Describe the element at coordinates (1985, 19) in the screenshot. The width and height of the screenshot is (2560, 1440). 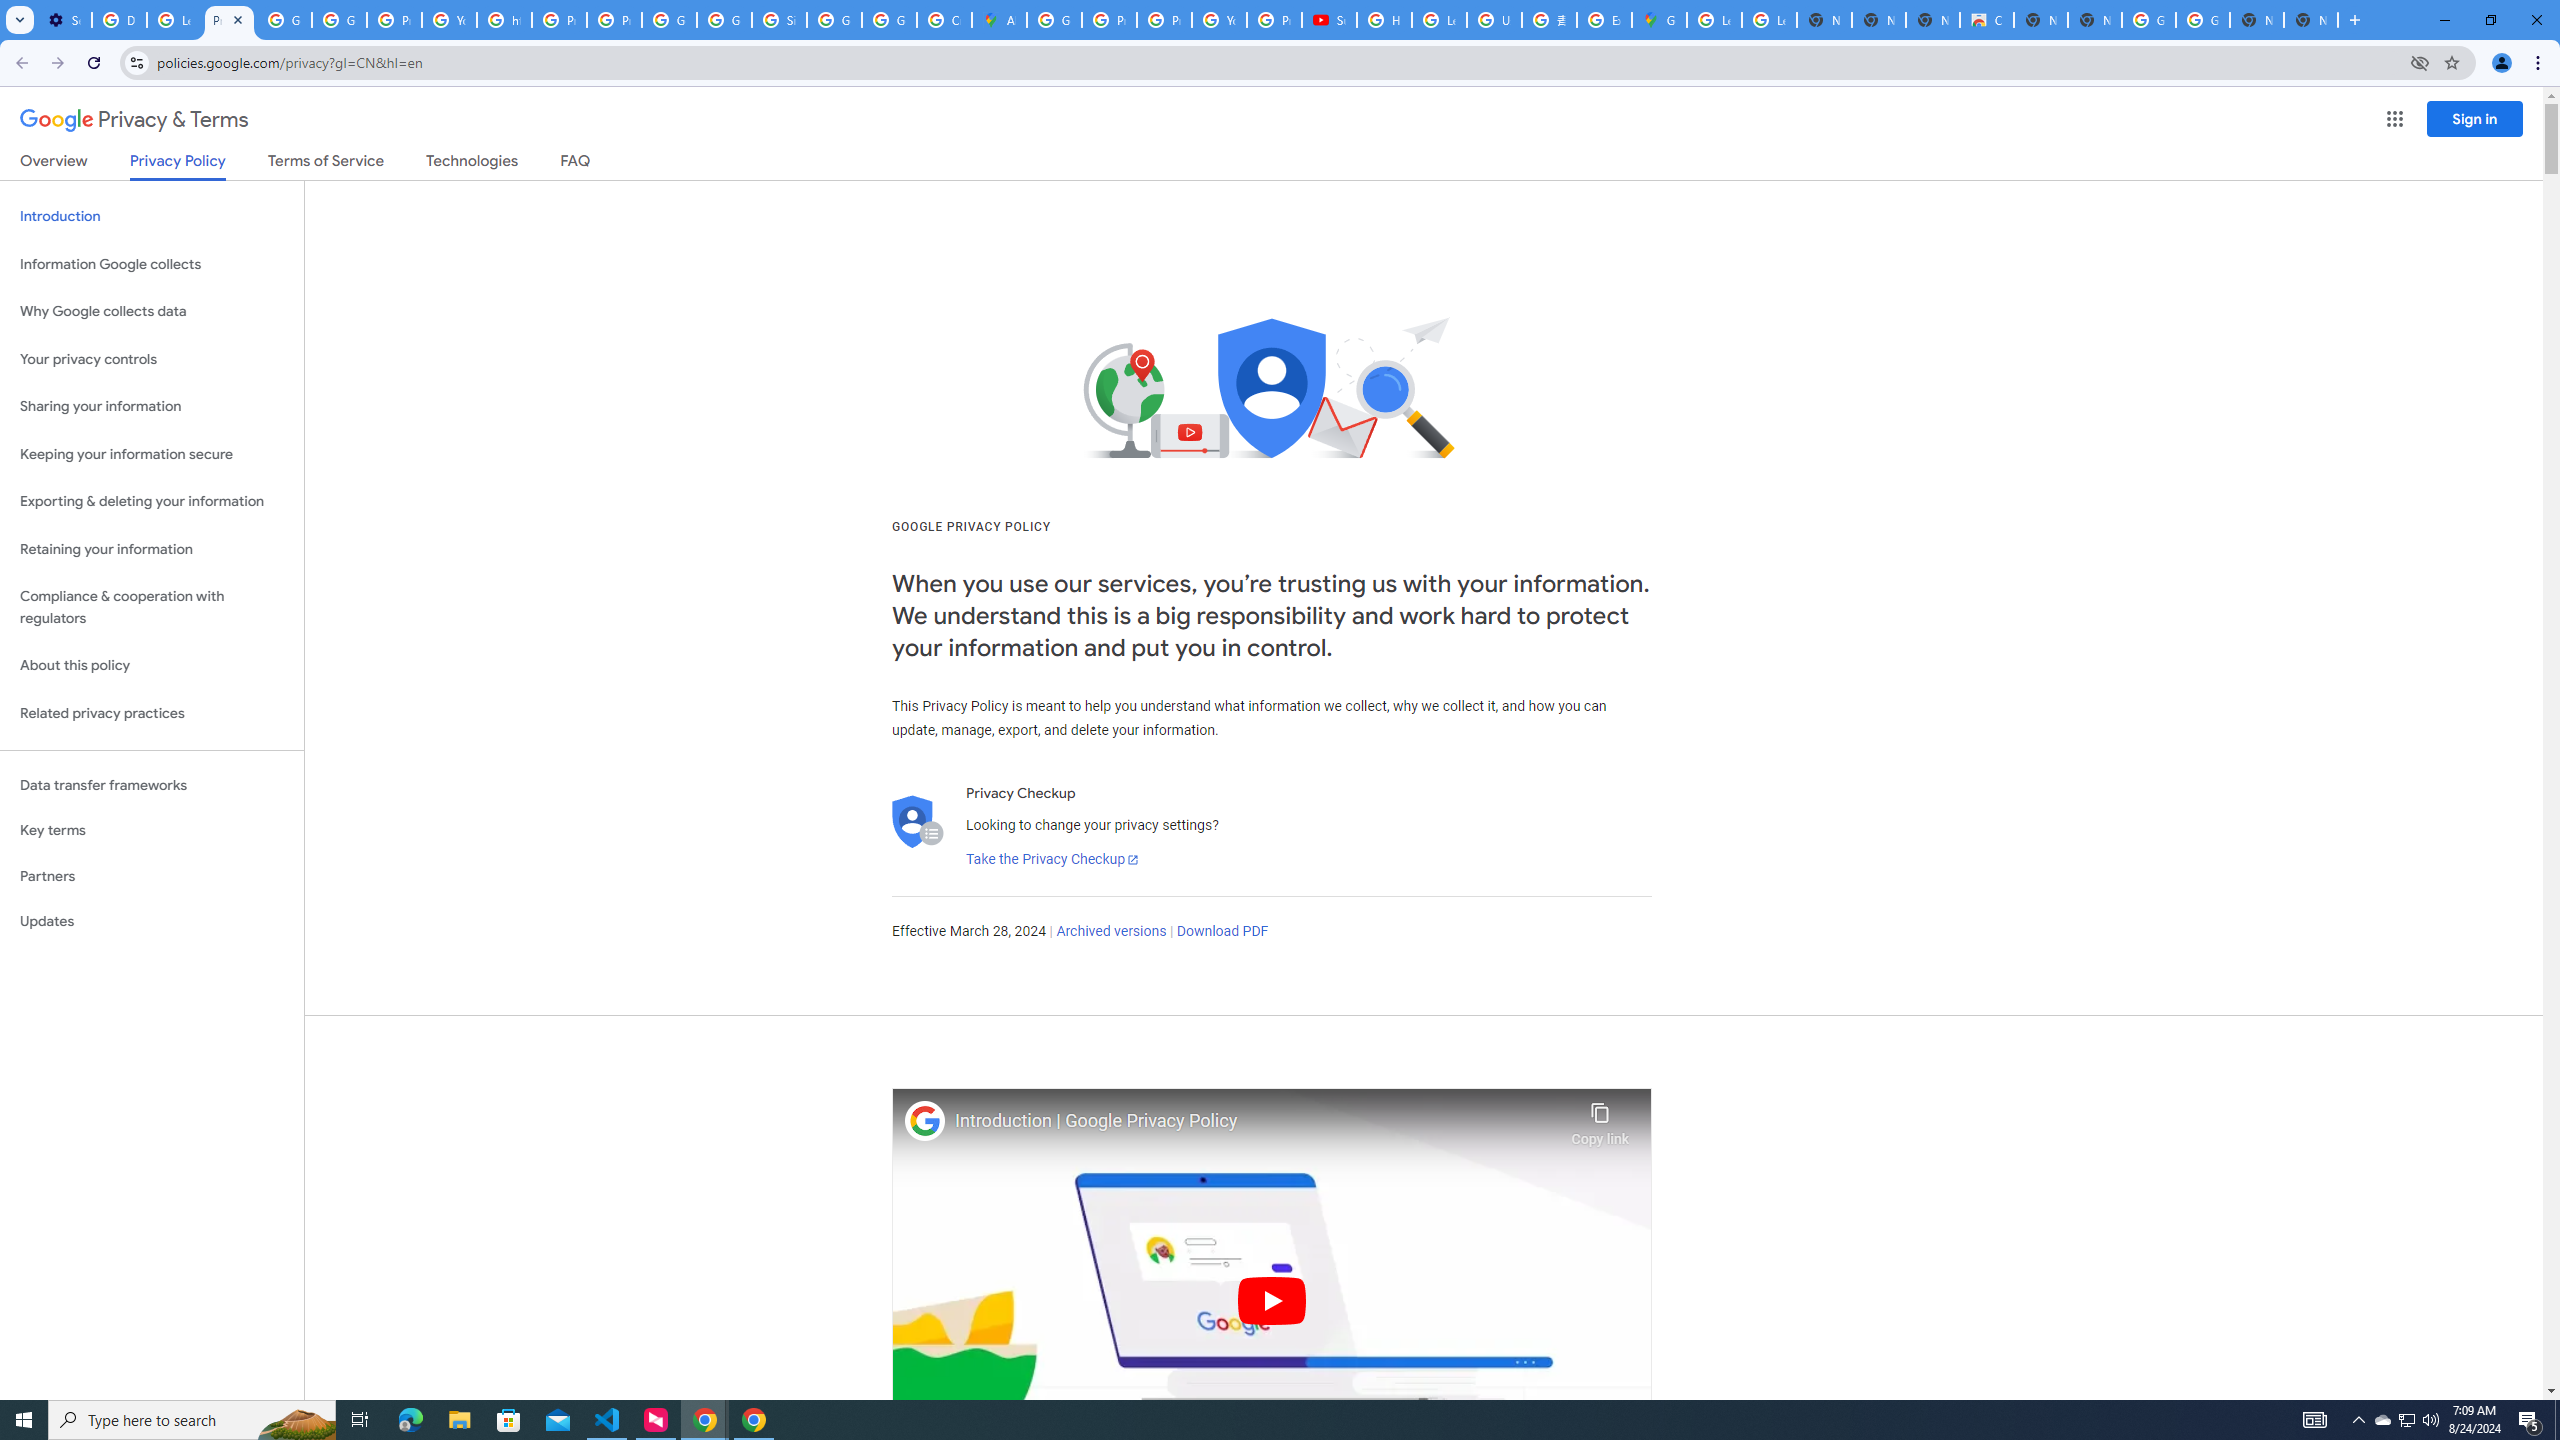
I see `'Chrome Web Store'` at that location.